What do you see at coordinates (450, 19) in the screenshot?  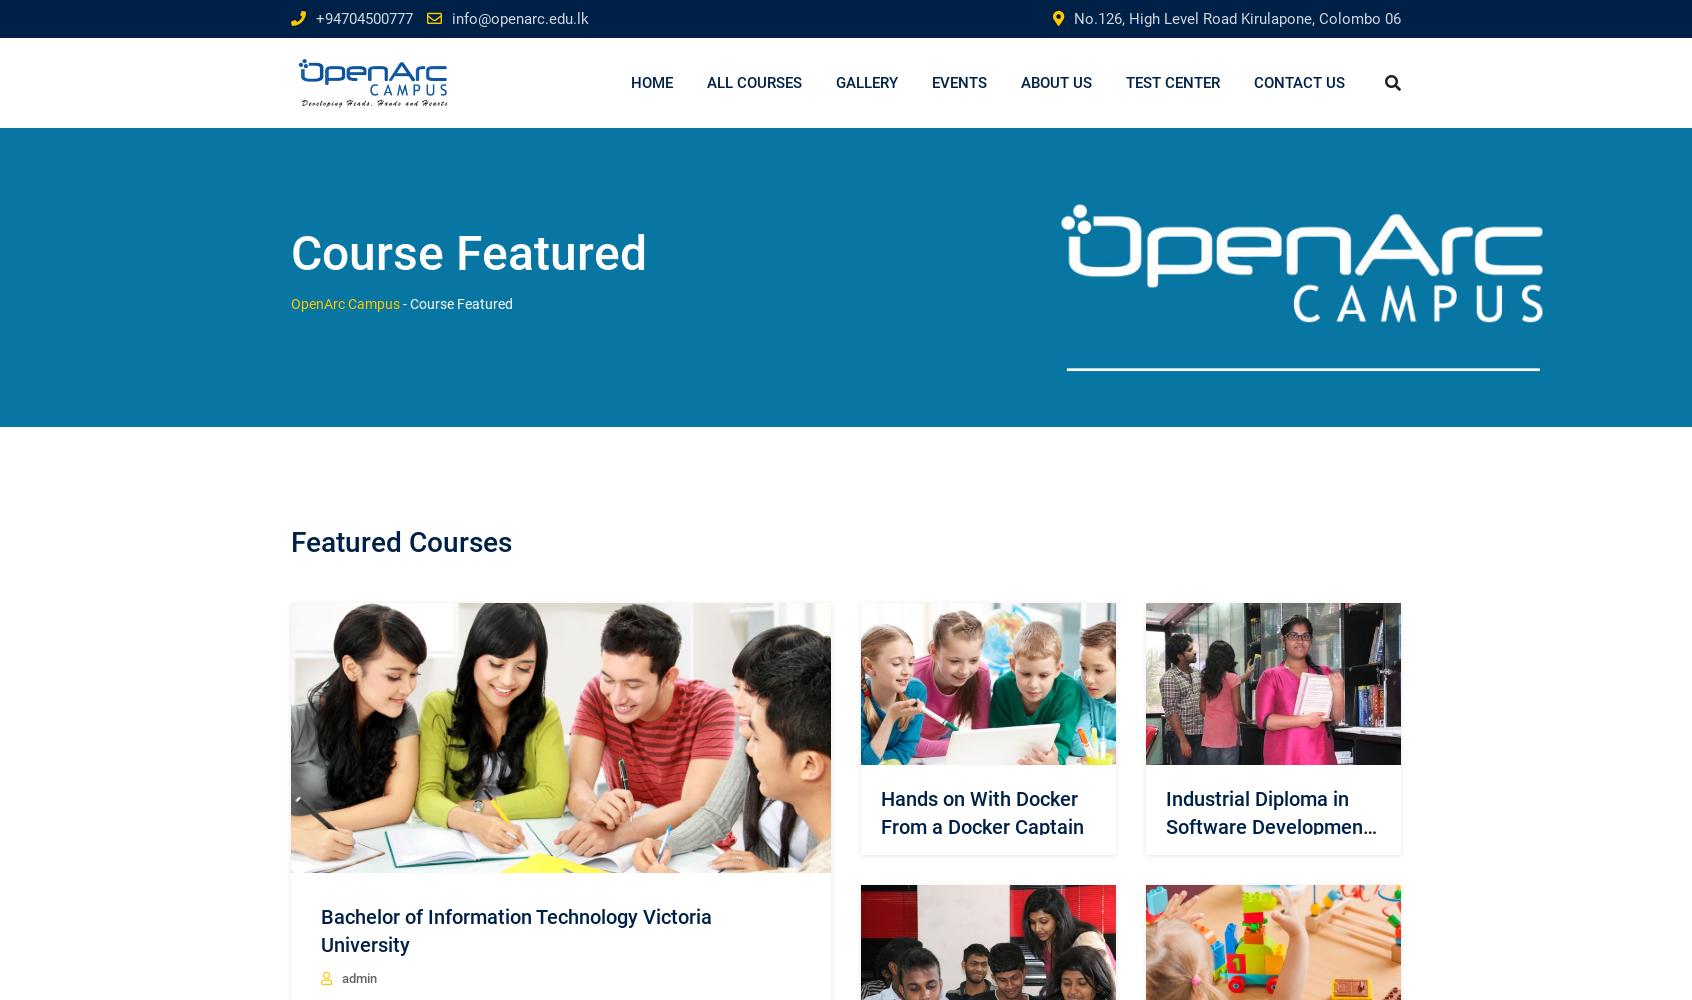 I see `'info@openarc.edu.lk'` at bounding box center [450, 19].